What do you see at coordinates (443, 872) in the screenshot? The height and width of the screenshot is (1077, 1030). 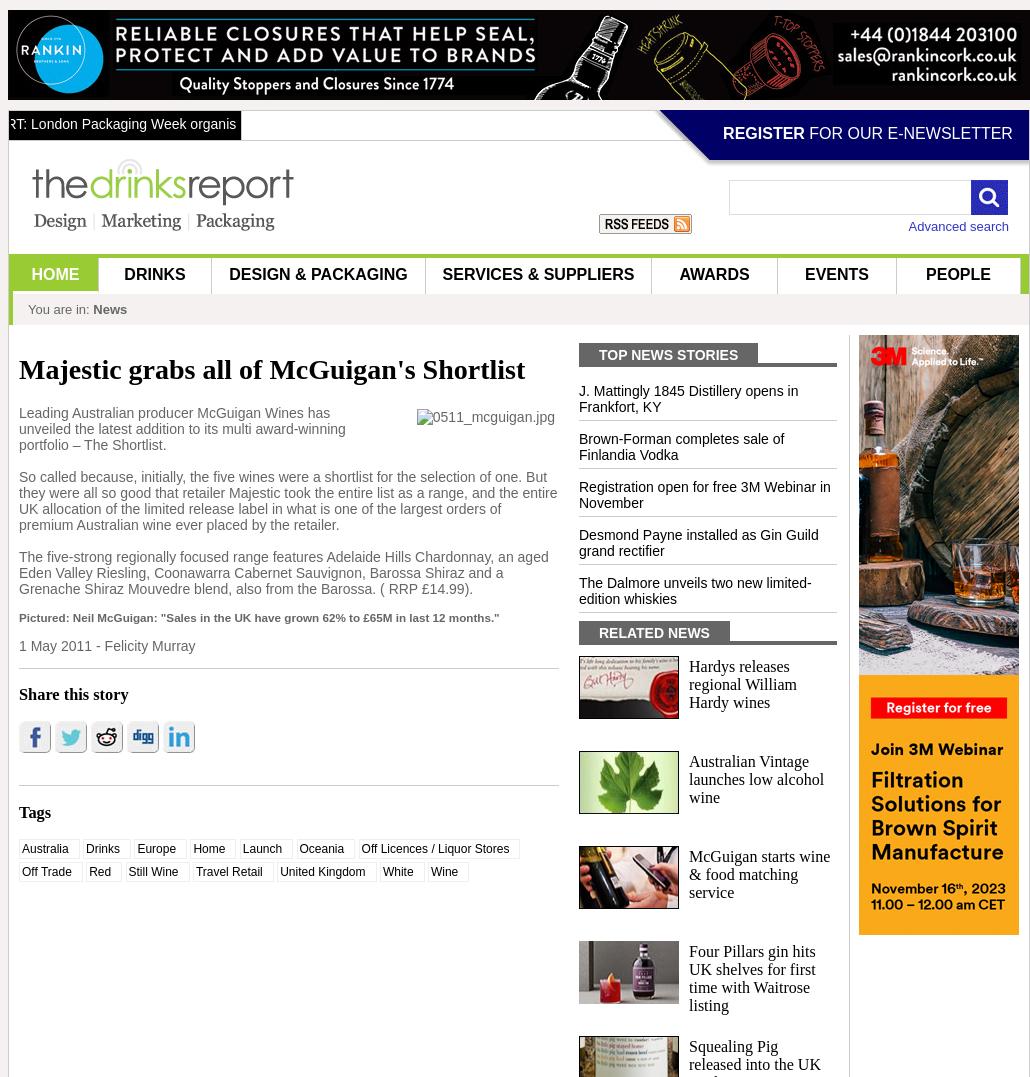 I see `'Wine'` at bounding box center [443, 872].